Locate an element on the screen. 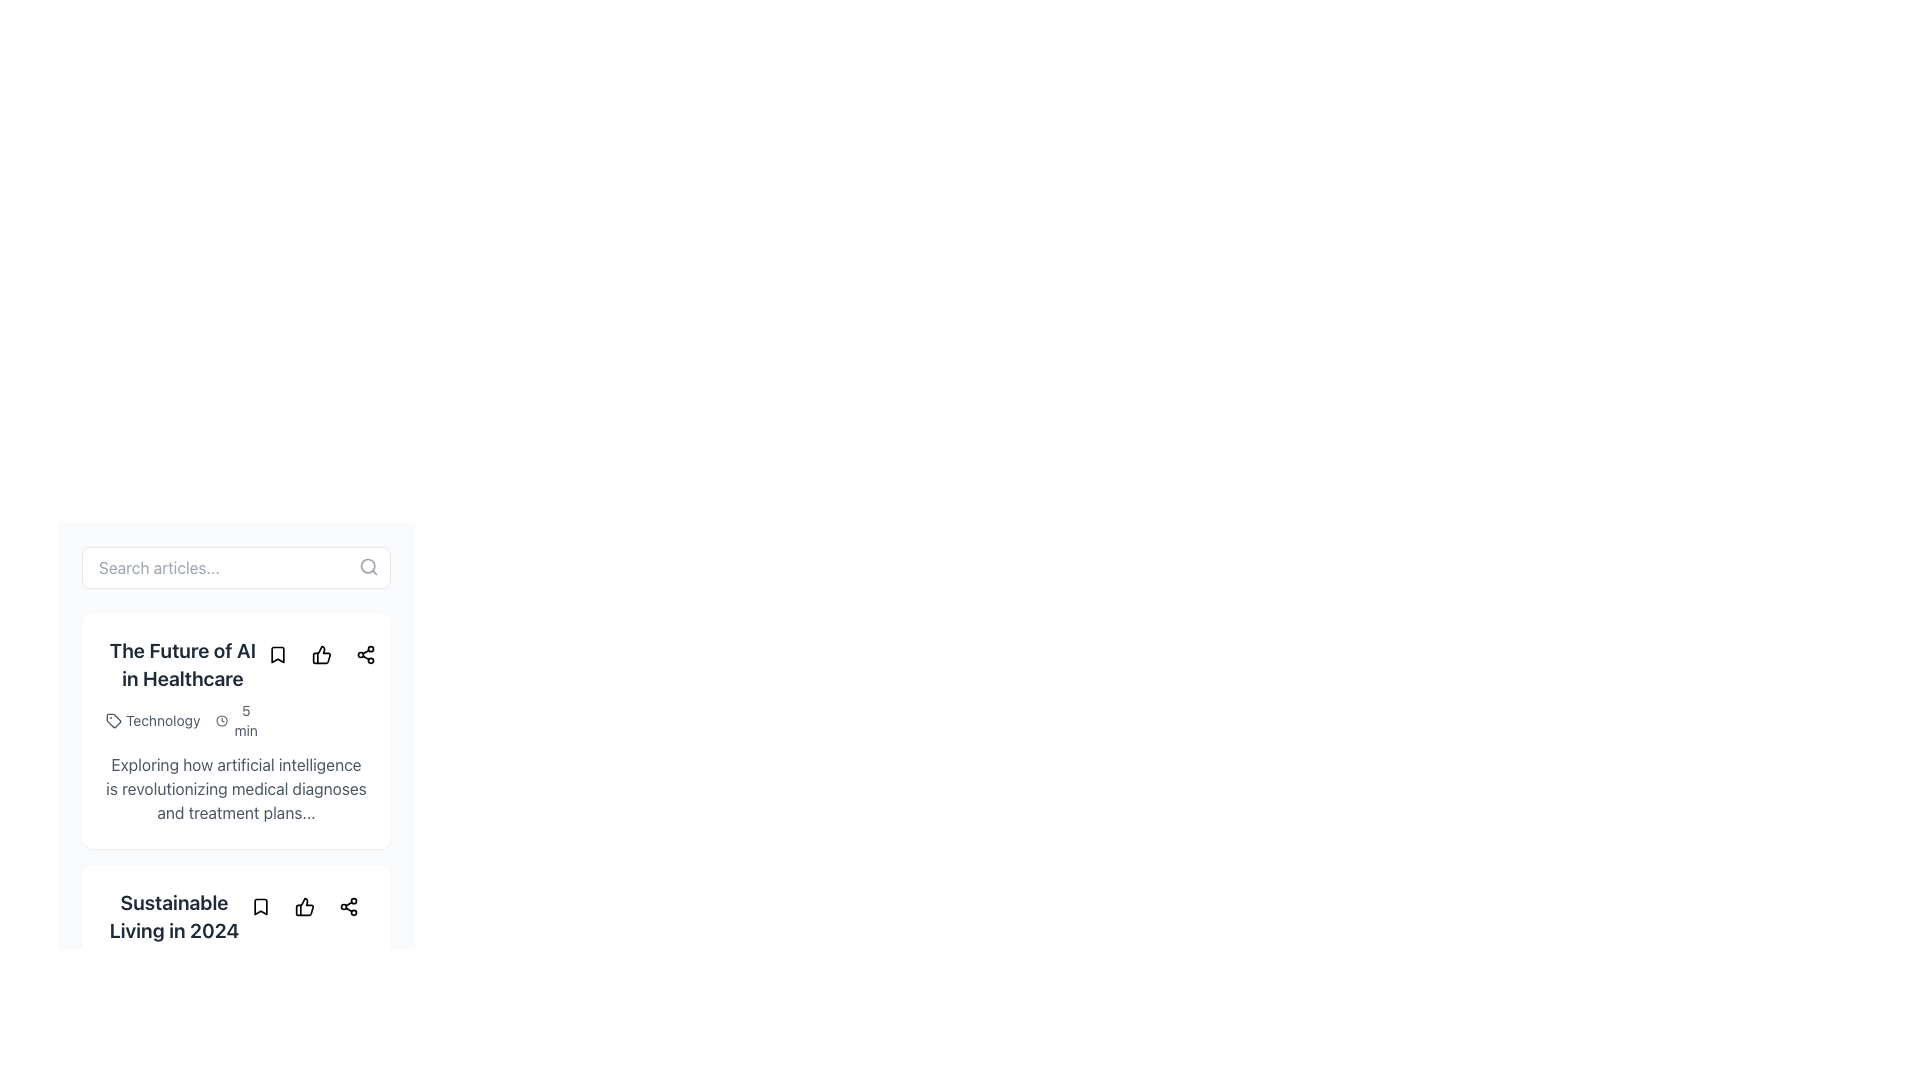 This screenshot has width=1920, height=1080. text content located in the second section of the card component, directly below the title 'The Future of AI in Healthcare' is located at coordinates (236, 788).